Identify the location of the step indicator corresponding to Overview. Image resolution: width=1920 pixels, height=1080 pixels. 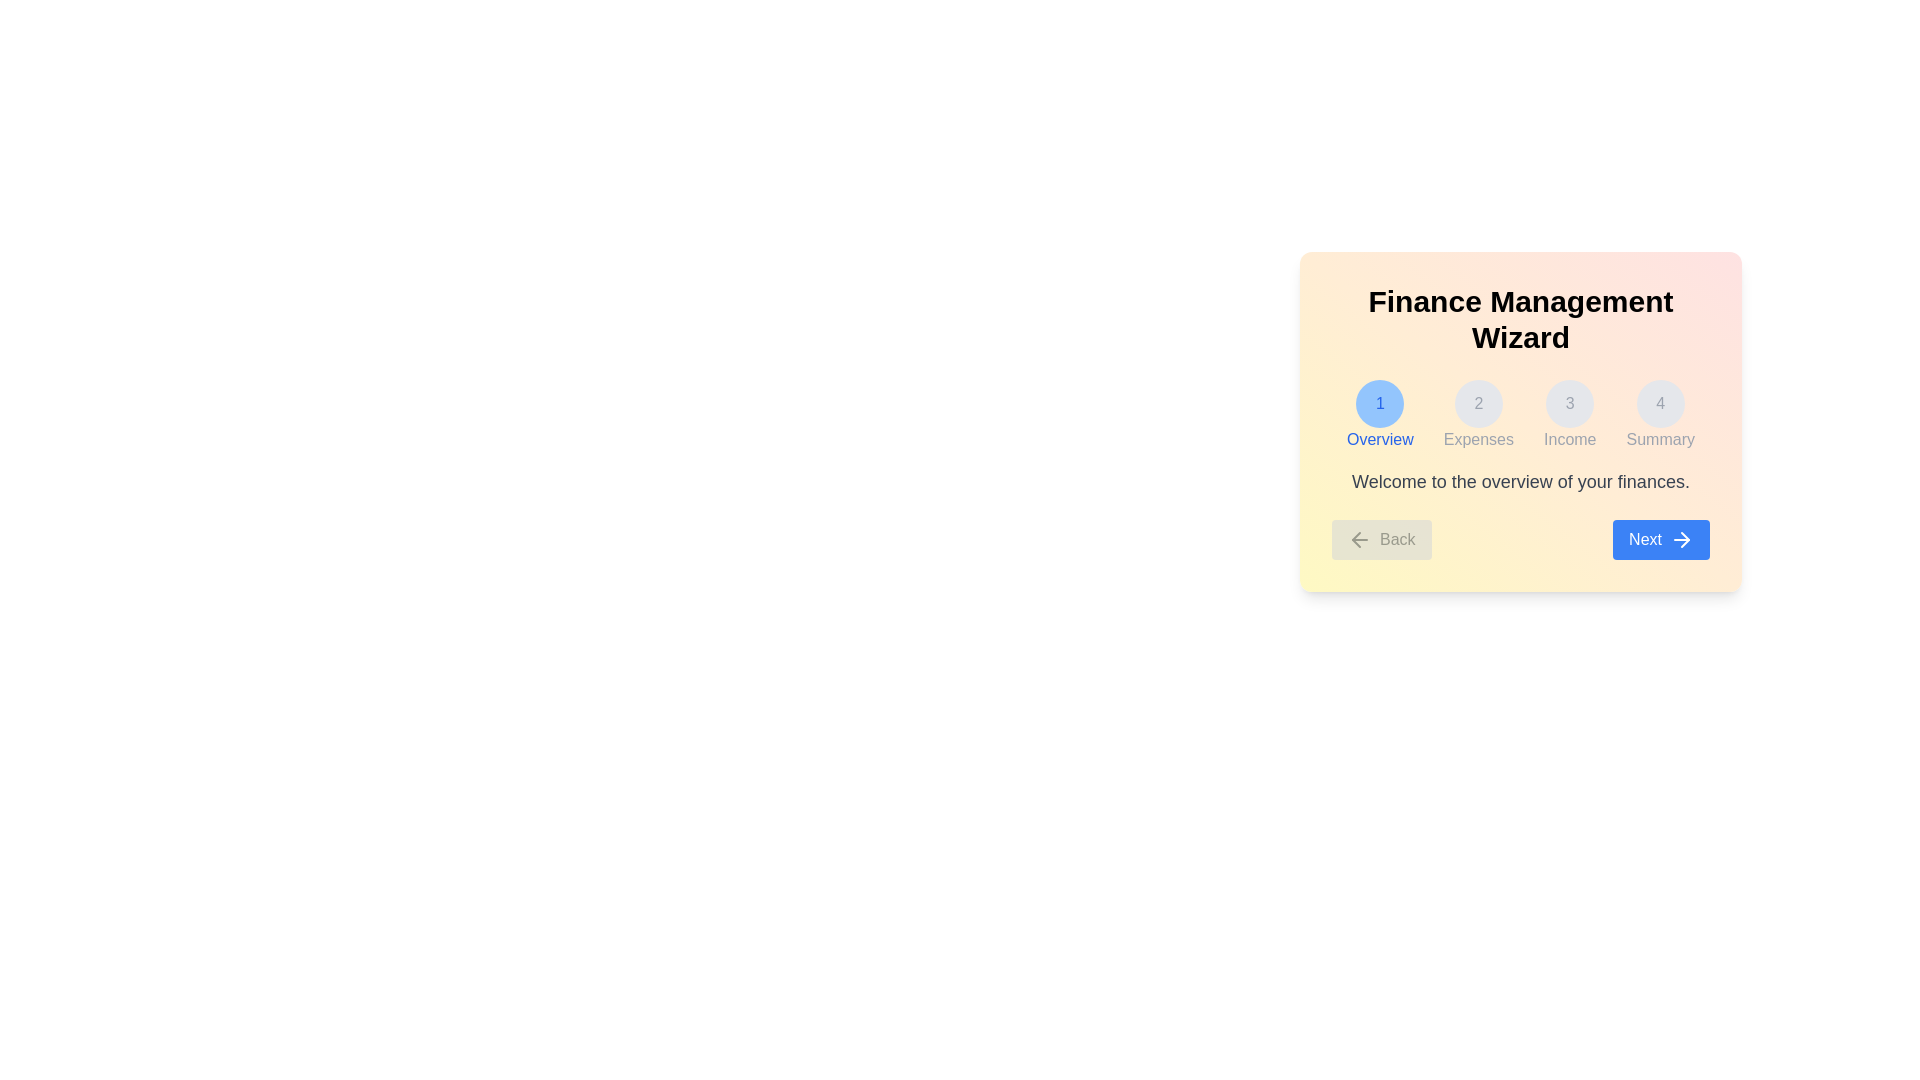
(1379, 415).